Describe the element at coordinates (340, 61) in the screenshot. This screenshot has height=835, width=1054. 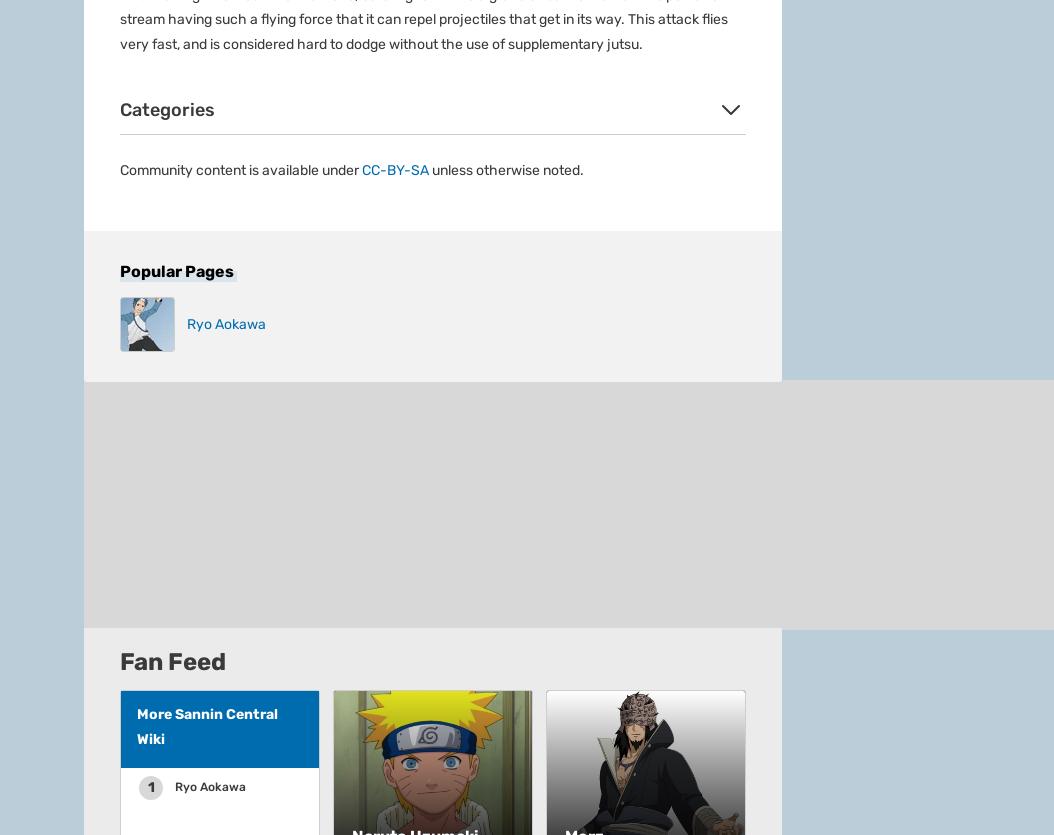
I see `'Help'` at that location.